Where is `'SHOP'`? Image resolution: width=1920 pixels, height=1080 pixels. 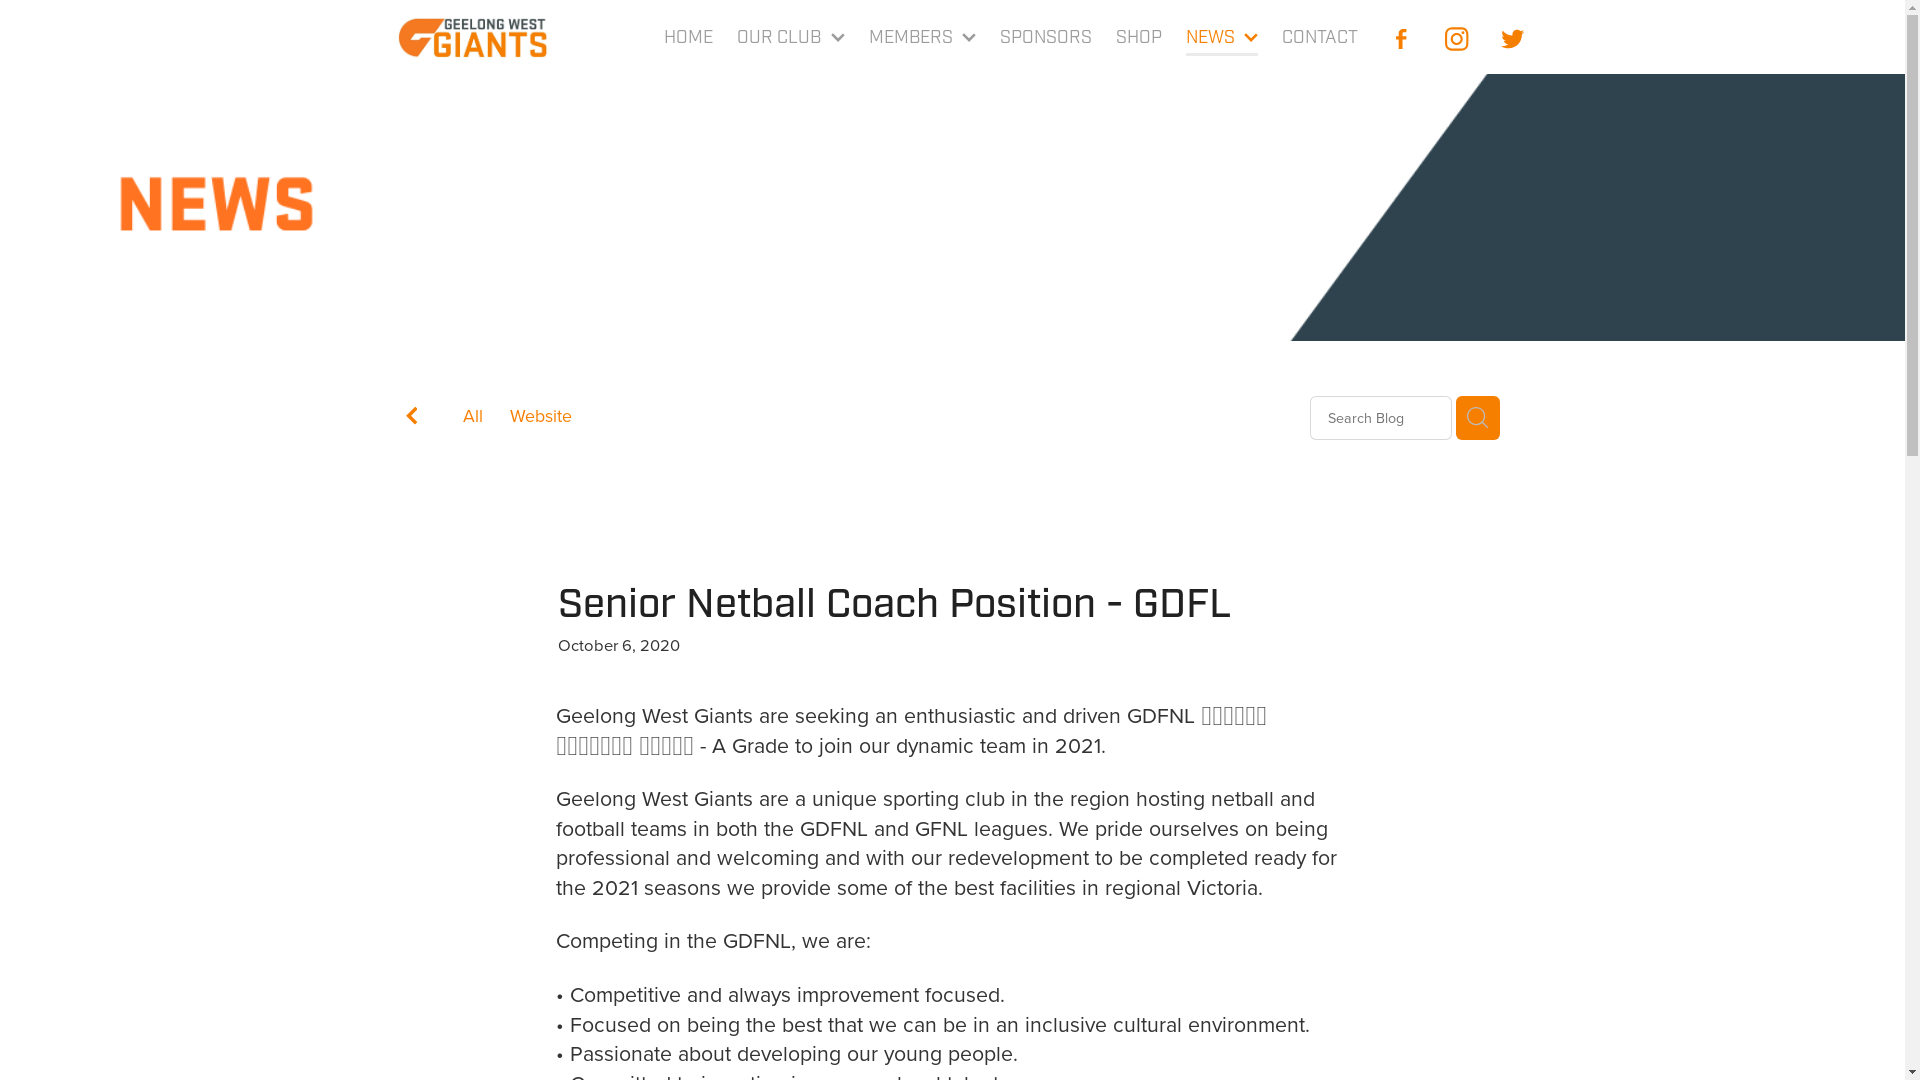
'SHOP' is located at coordinates (1138, 38).